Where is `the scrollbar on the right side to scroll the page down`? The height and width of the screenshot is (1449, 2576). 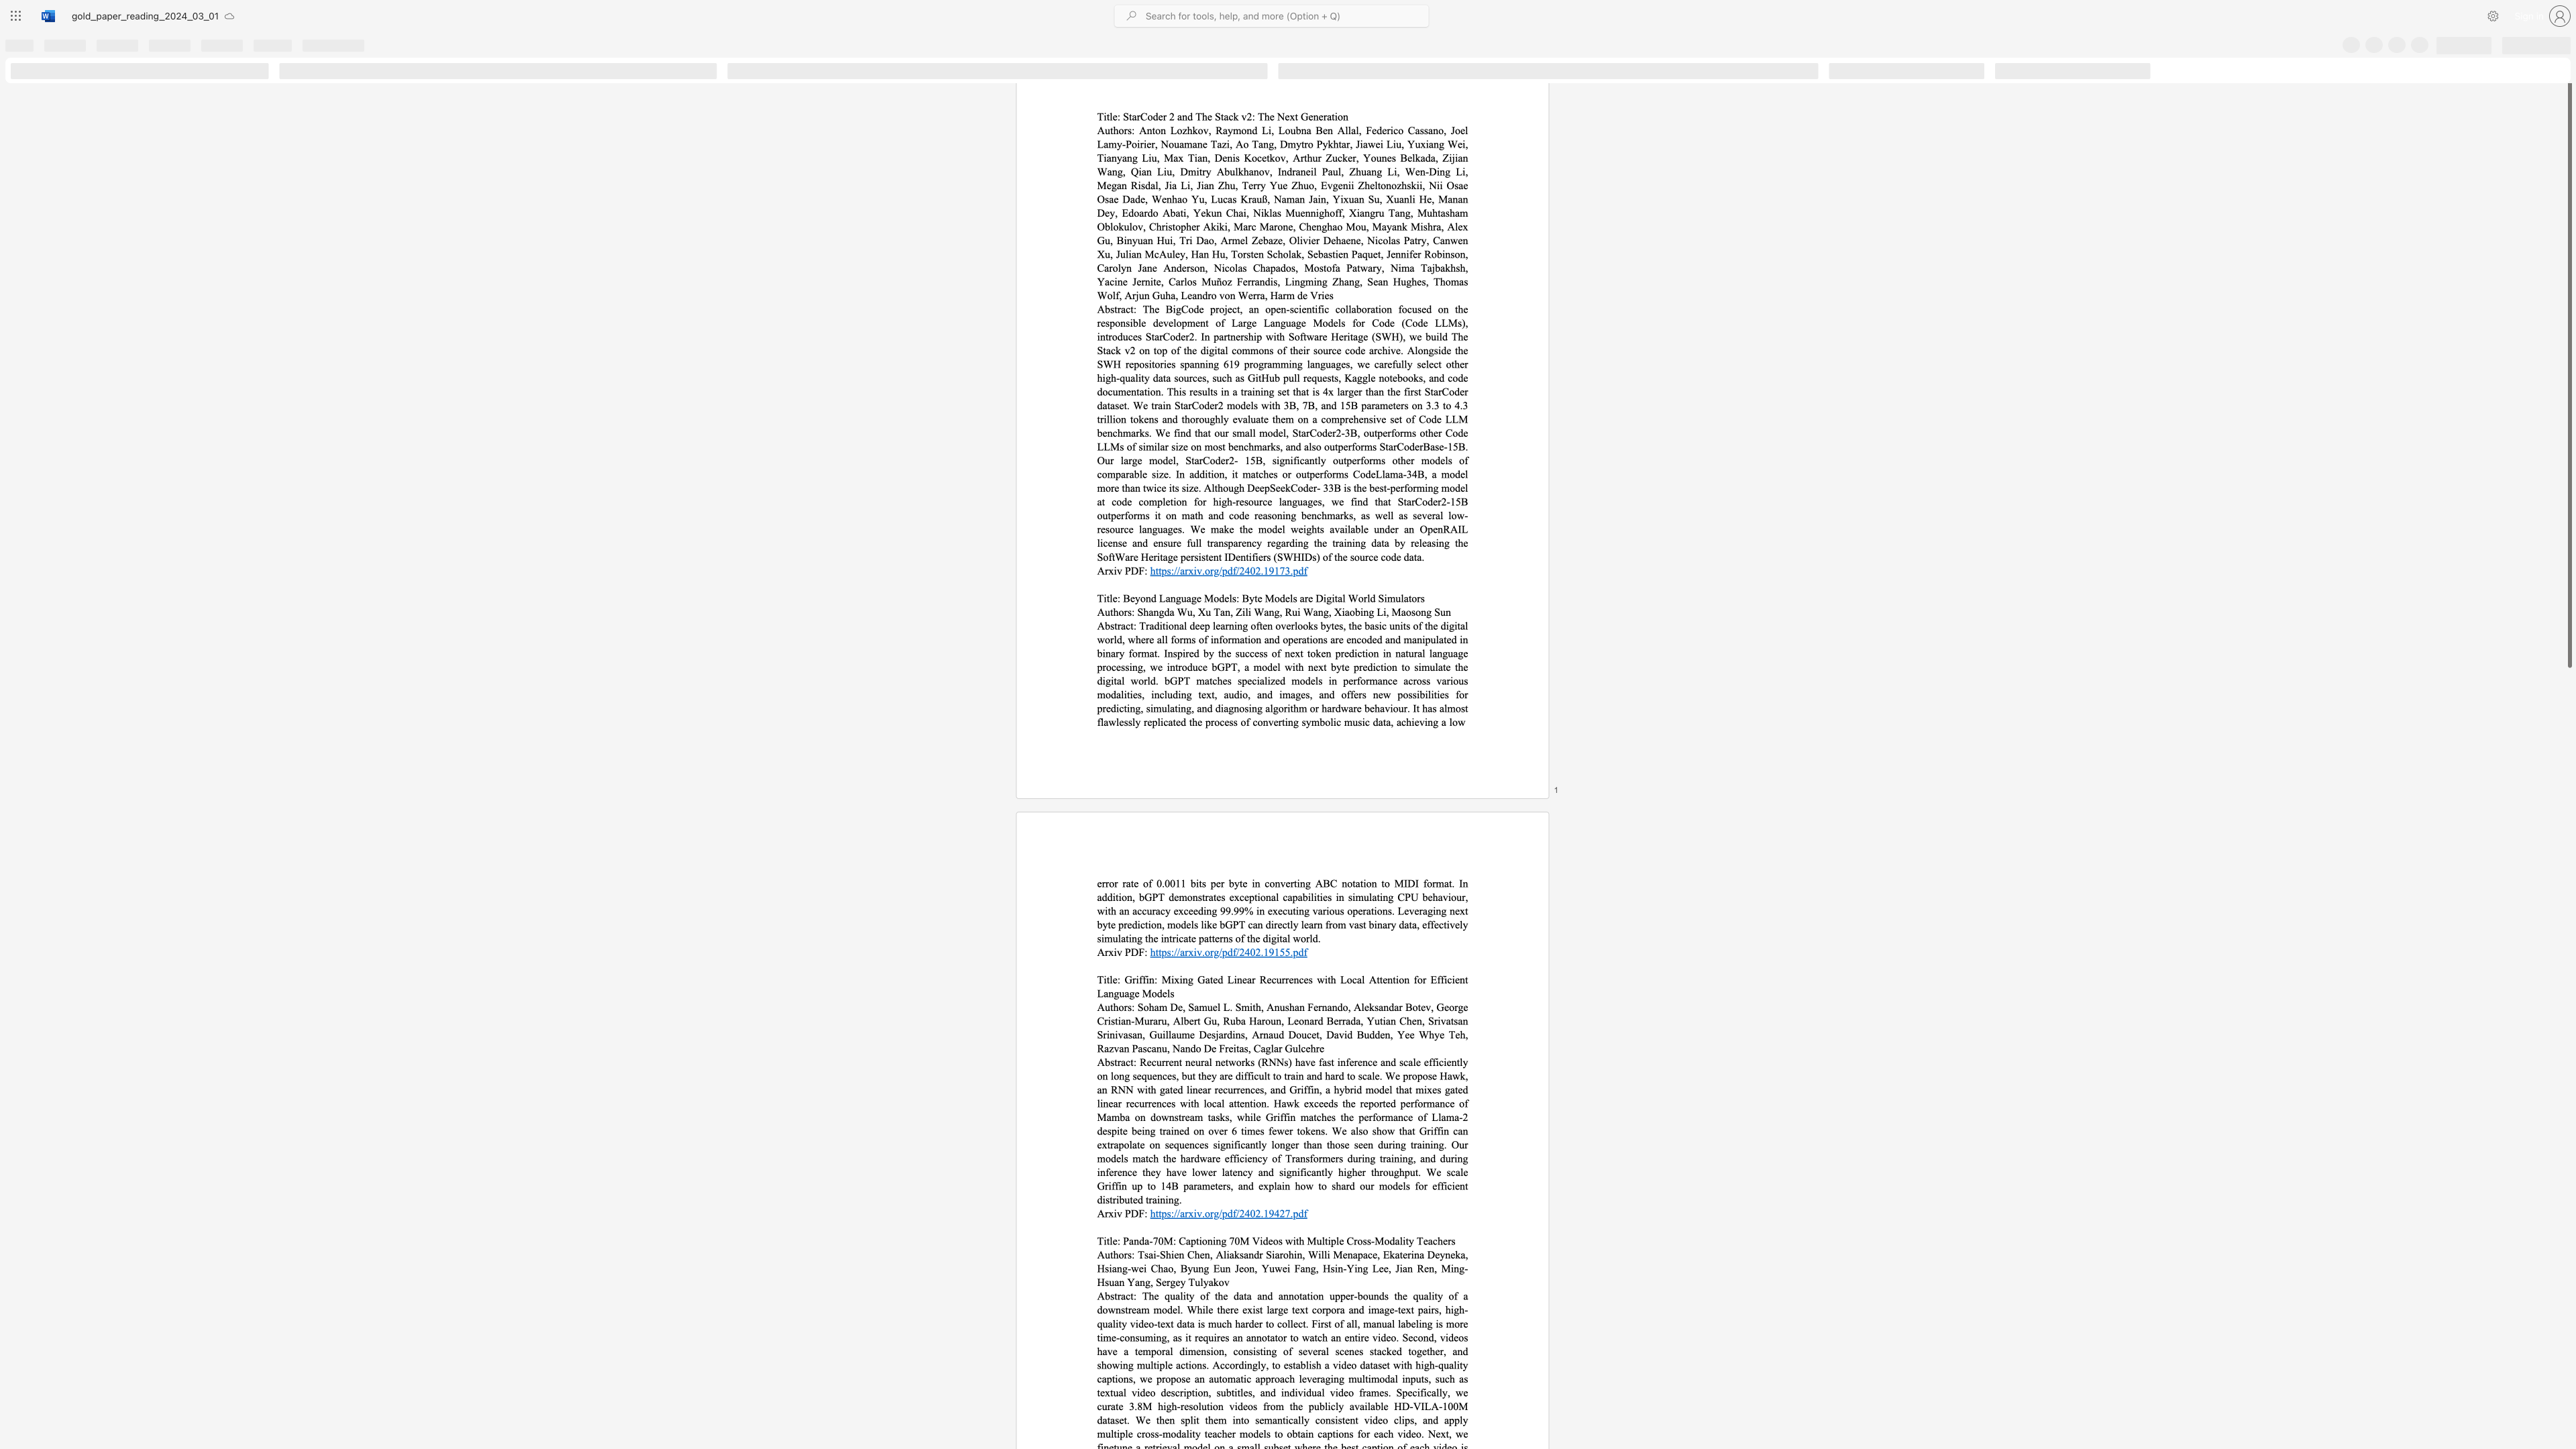 the scrollbar on the right side to scroll the page down is located at coordinates (2568, 1087).